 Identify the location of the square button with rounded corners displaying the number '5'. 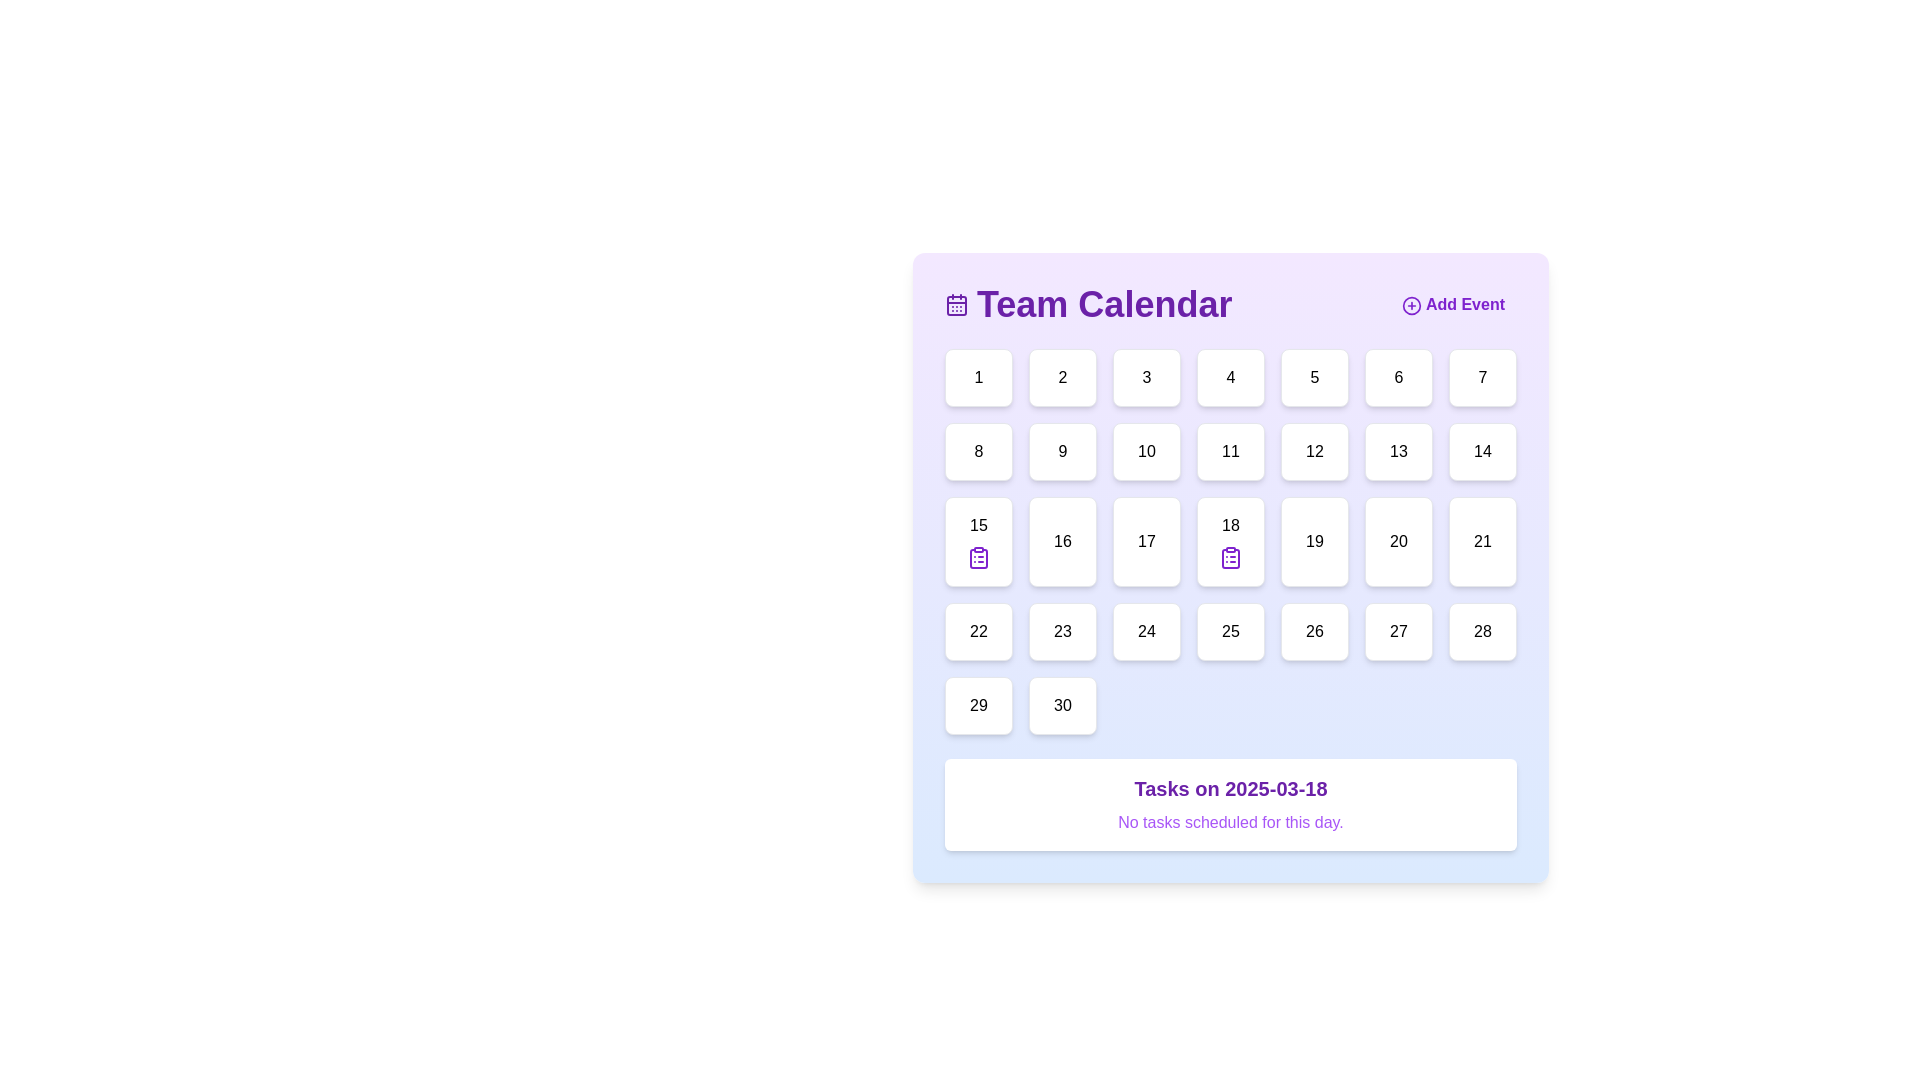
(1315, 378).